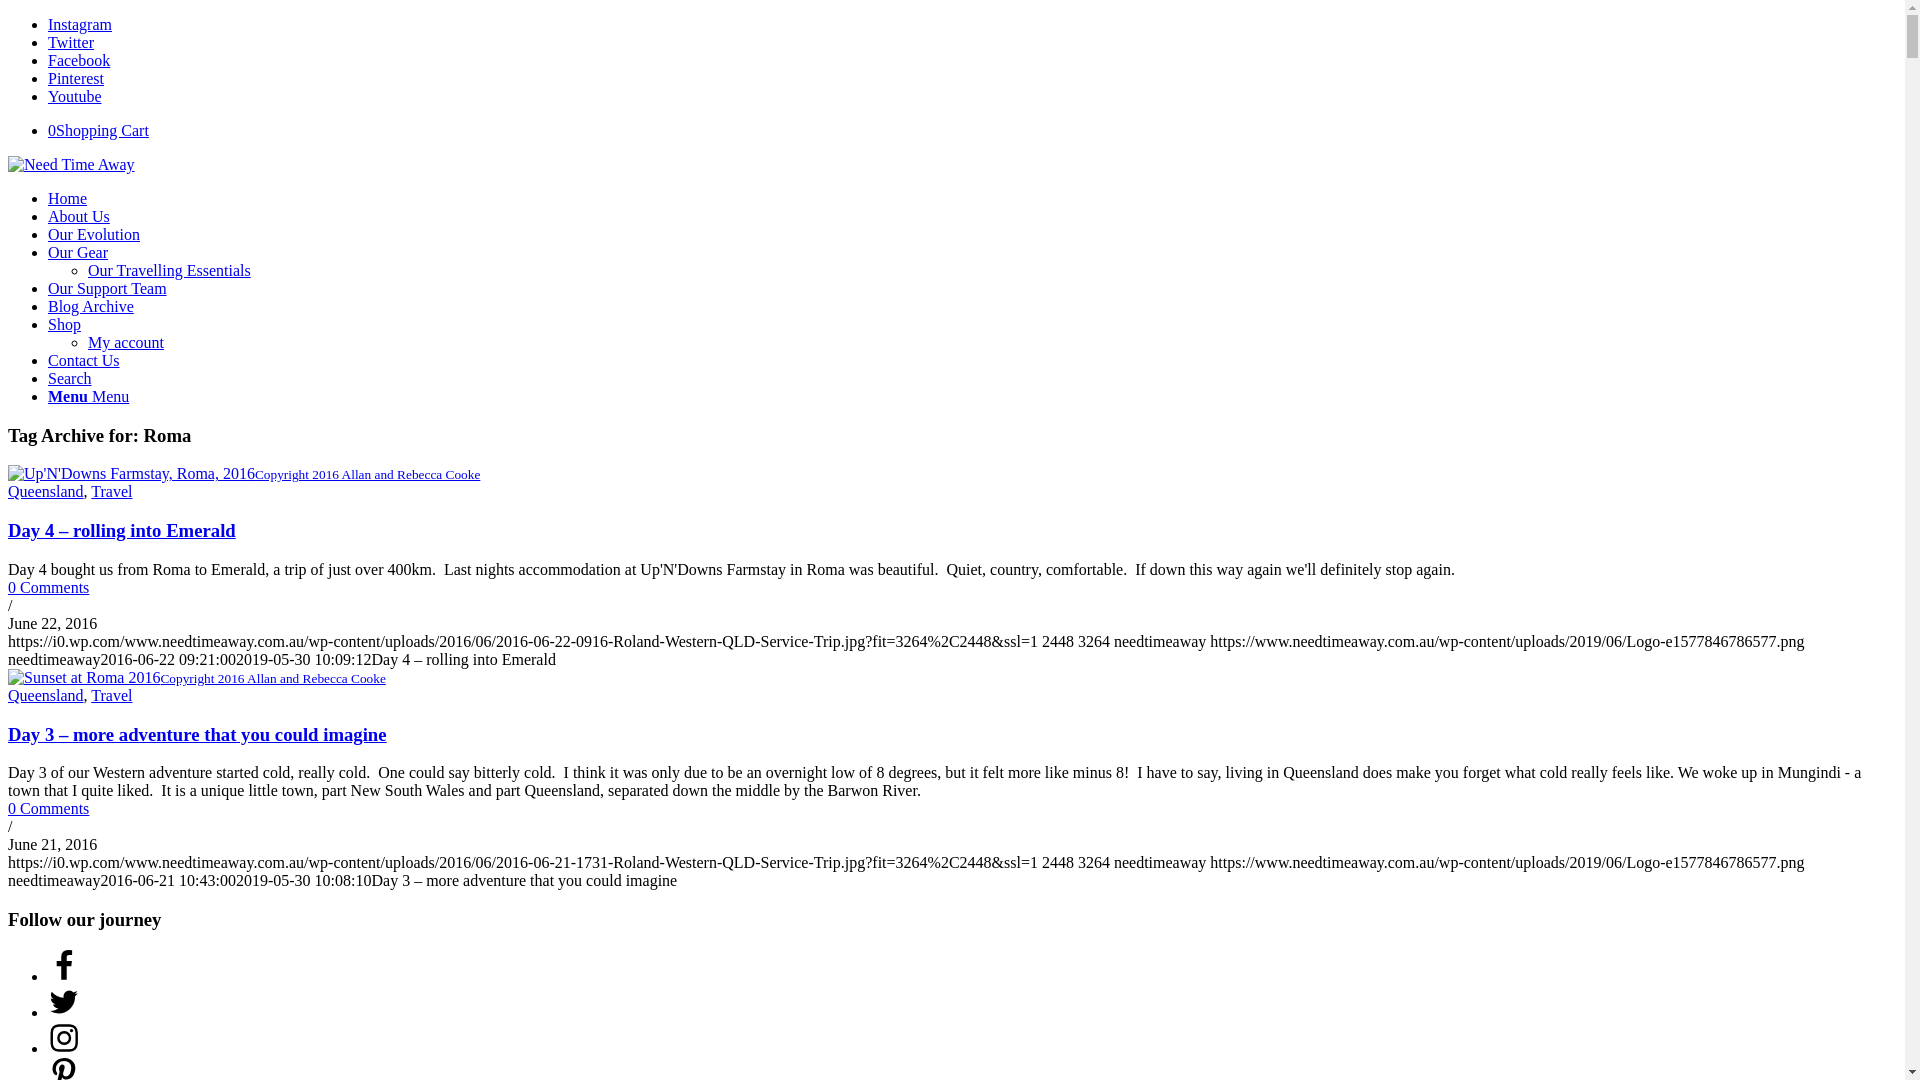  Describe the element at coordinates (93, 233) in the screenshot. I see `'Our Evolution'` at that location.